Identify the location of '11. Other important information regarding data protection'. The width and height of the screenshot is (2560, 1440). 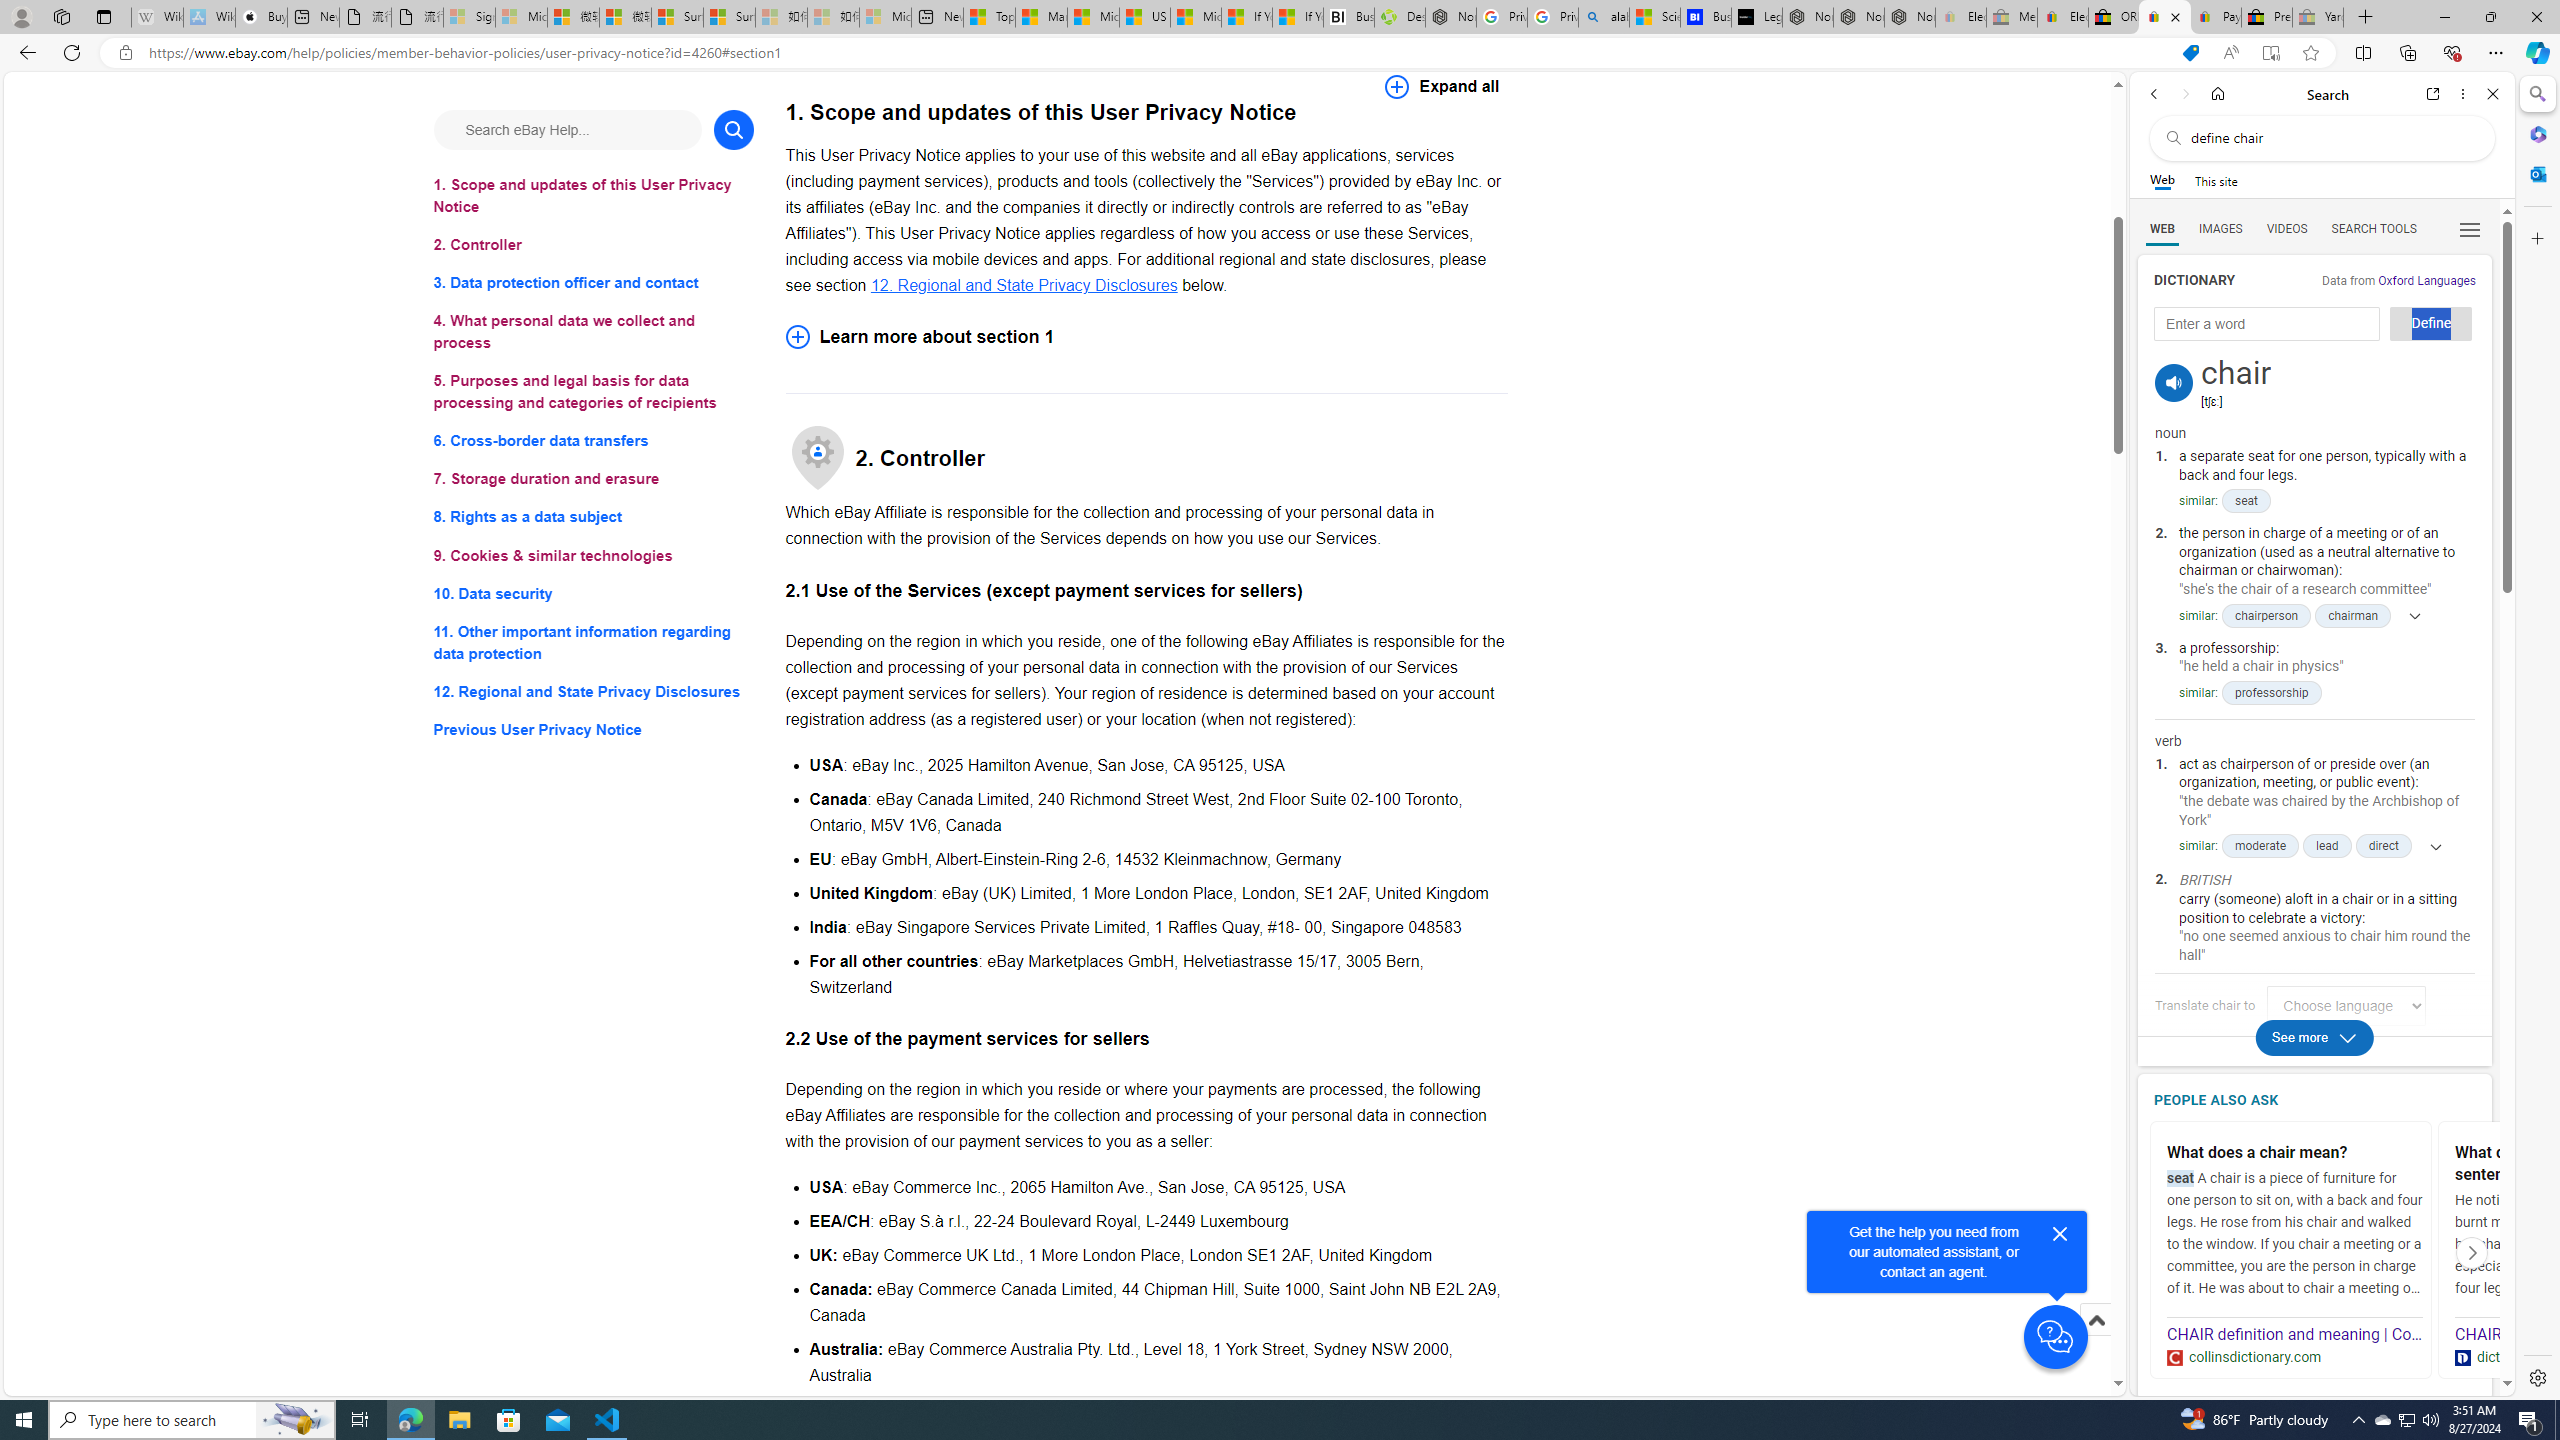
(592, 642).